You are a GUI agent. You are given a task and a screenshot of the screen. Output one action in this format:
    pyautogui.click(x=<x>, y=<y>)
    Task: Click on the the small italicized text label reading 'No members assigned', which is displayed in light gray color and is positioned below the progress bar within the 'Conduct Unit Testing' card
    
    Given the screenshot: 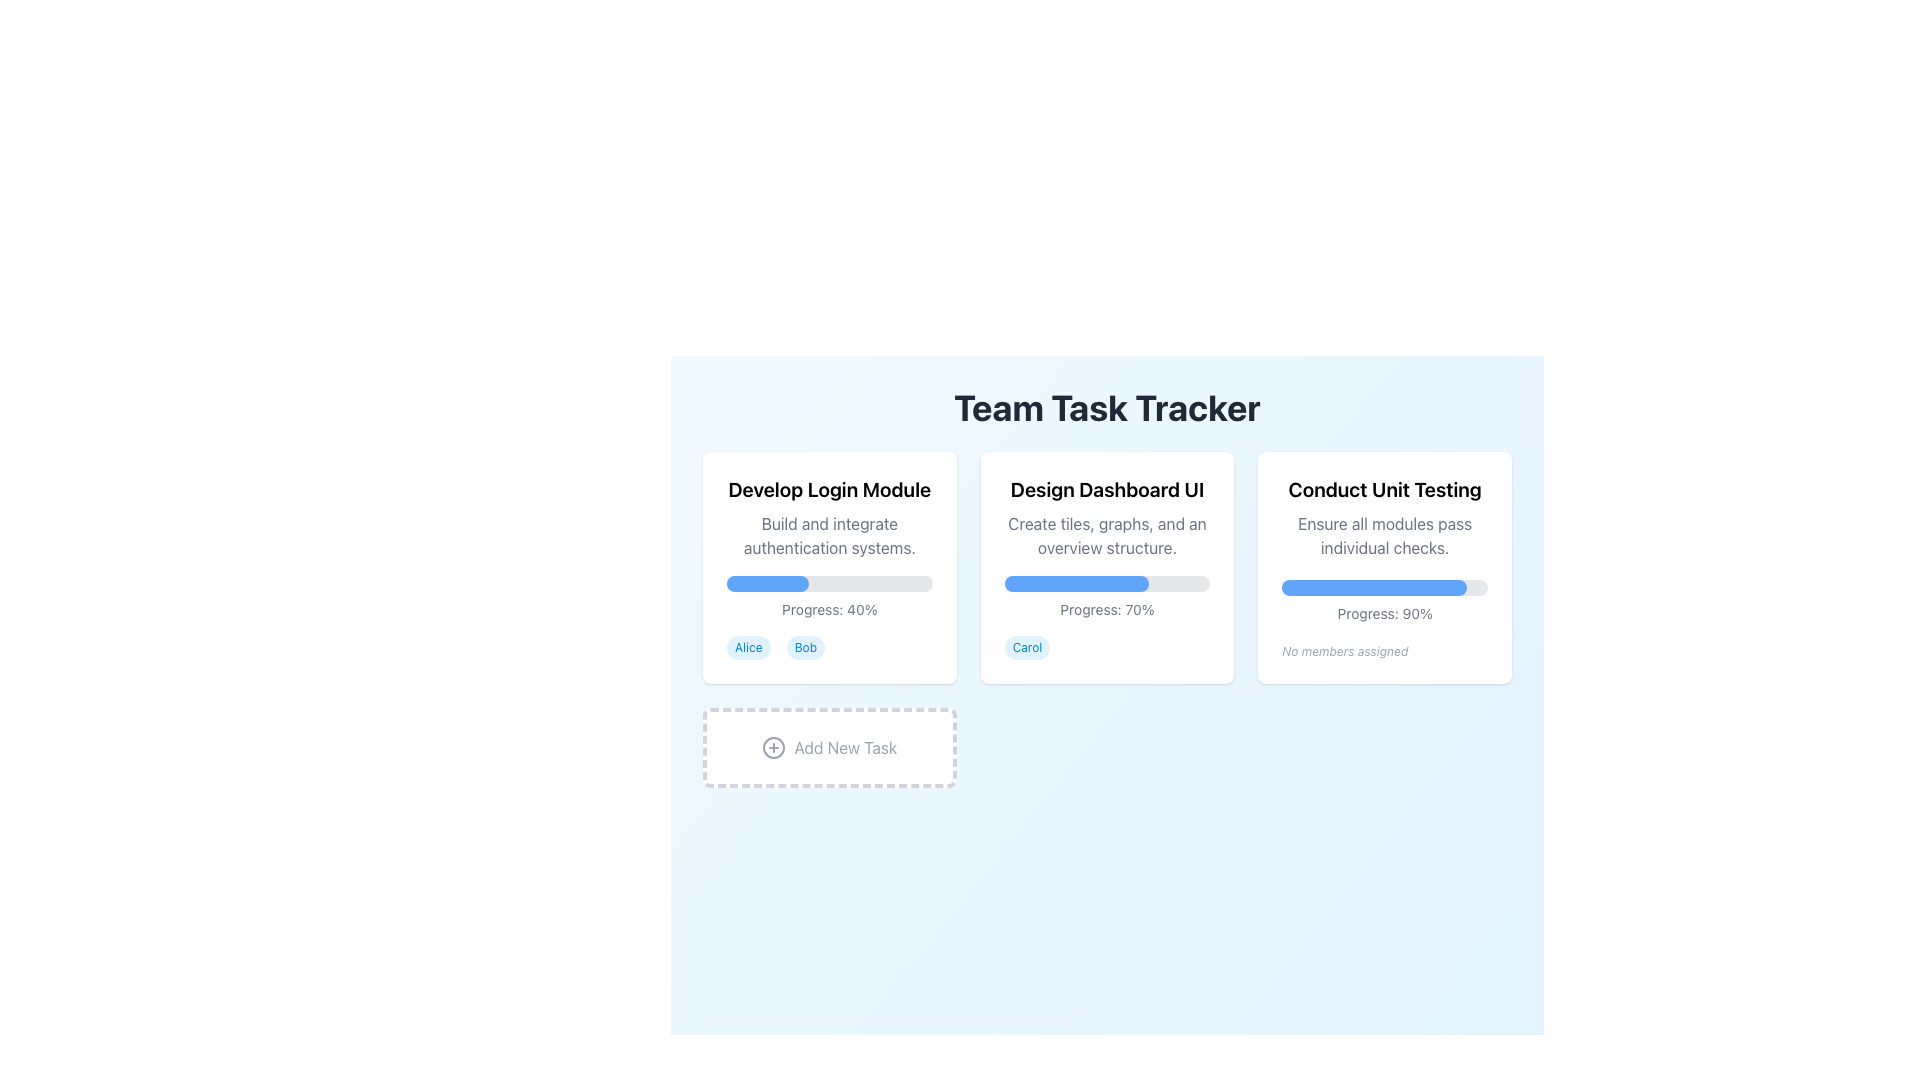 What is the action you would take?
    pyautogui.click(x=1345, y=651)
    